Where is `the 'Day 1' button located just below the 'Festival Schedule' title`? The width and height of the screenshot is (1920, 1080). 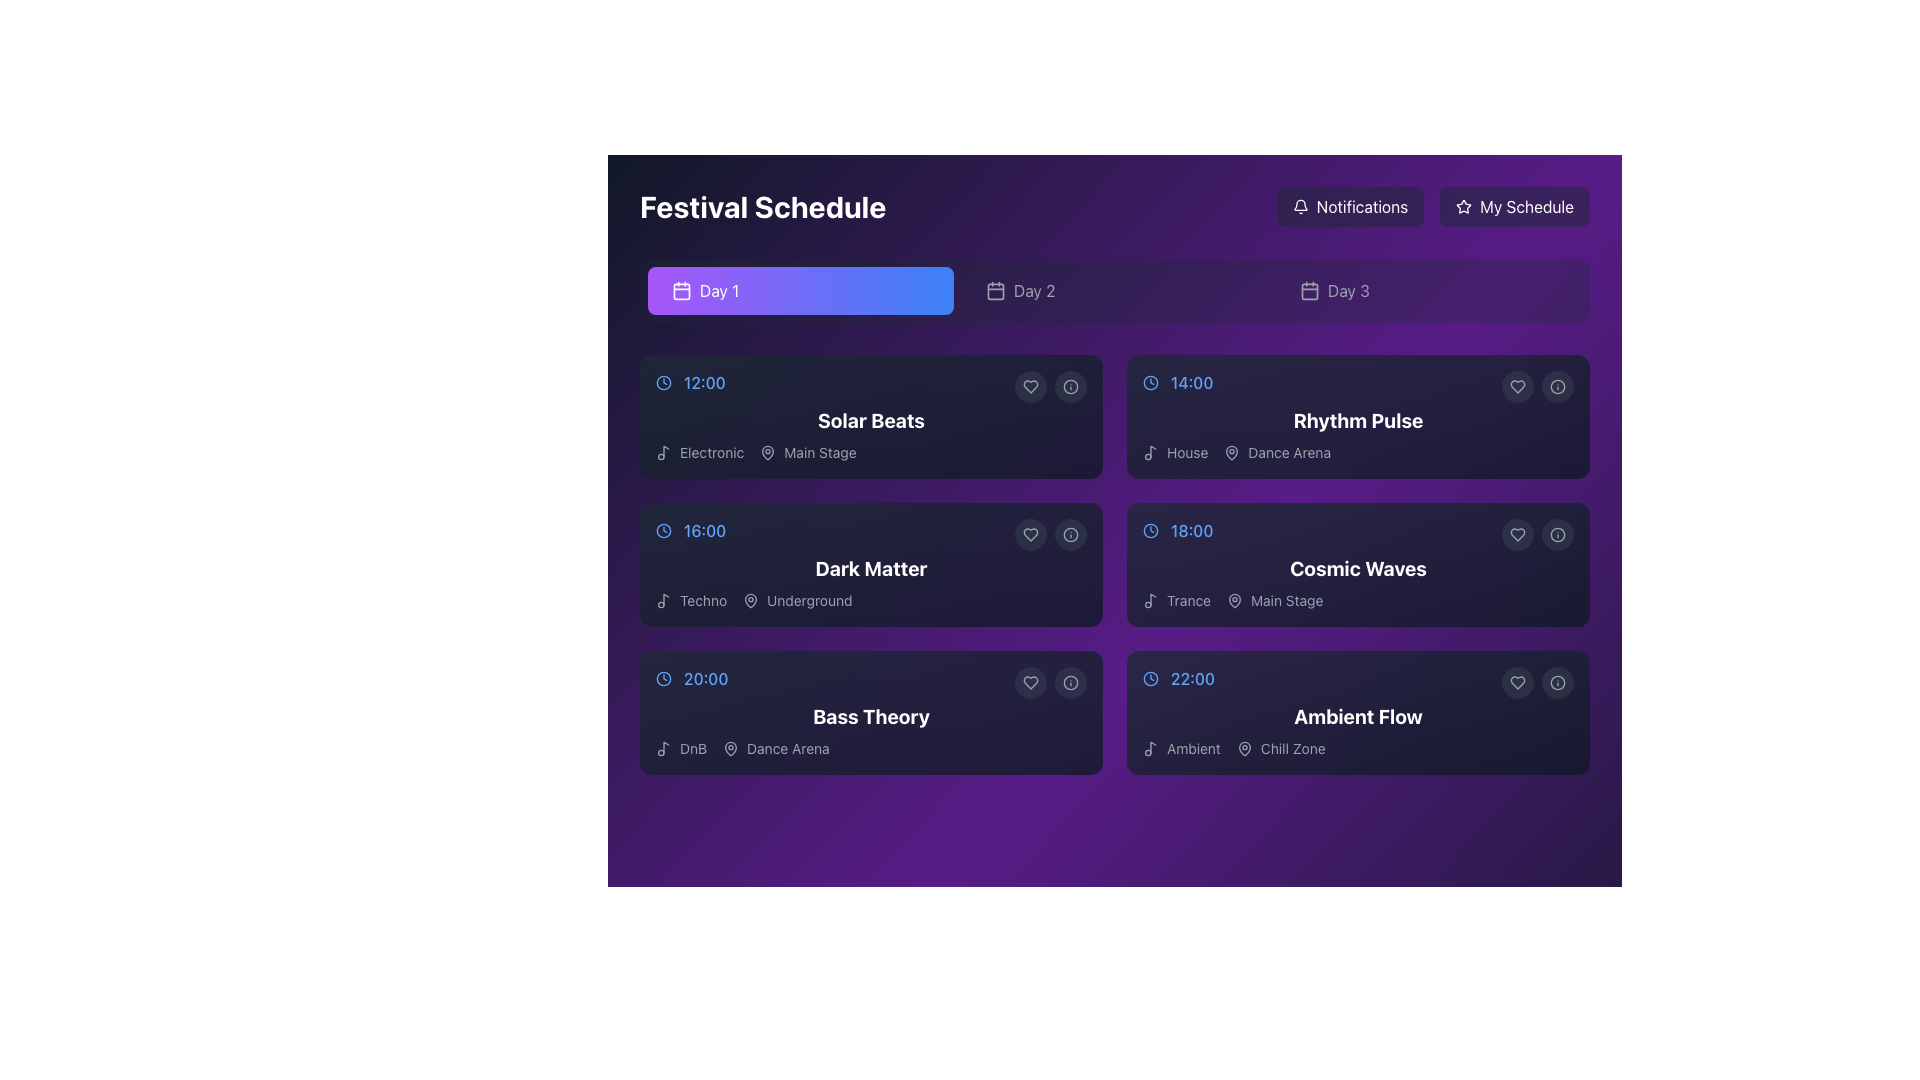 the 'Day 1' button located just below the 'Festival Schedule' title is located at coordinates (801, 290).